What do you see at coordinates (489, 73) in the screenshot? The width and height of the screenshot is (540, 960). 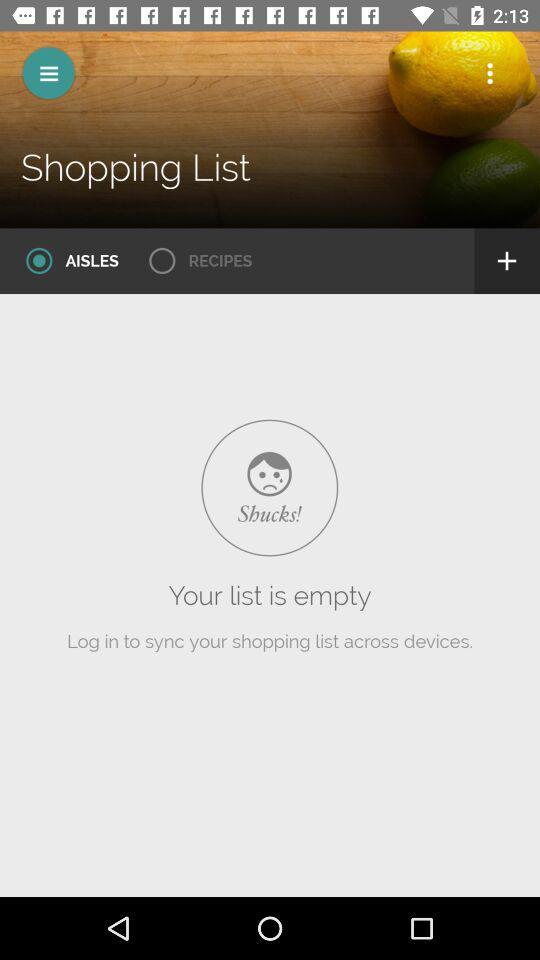 I see `settings drop down menu toggle` at bounding box center [489, 73].